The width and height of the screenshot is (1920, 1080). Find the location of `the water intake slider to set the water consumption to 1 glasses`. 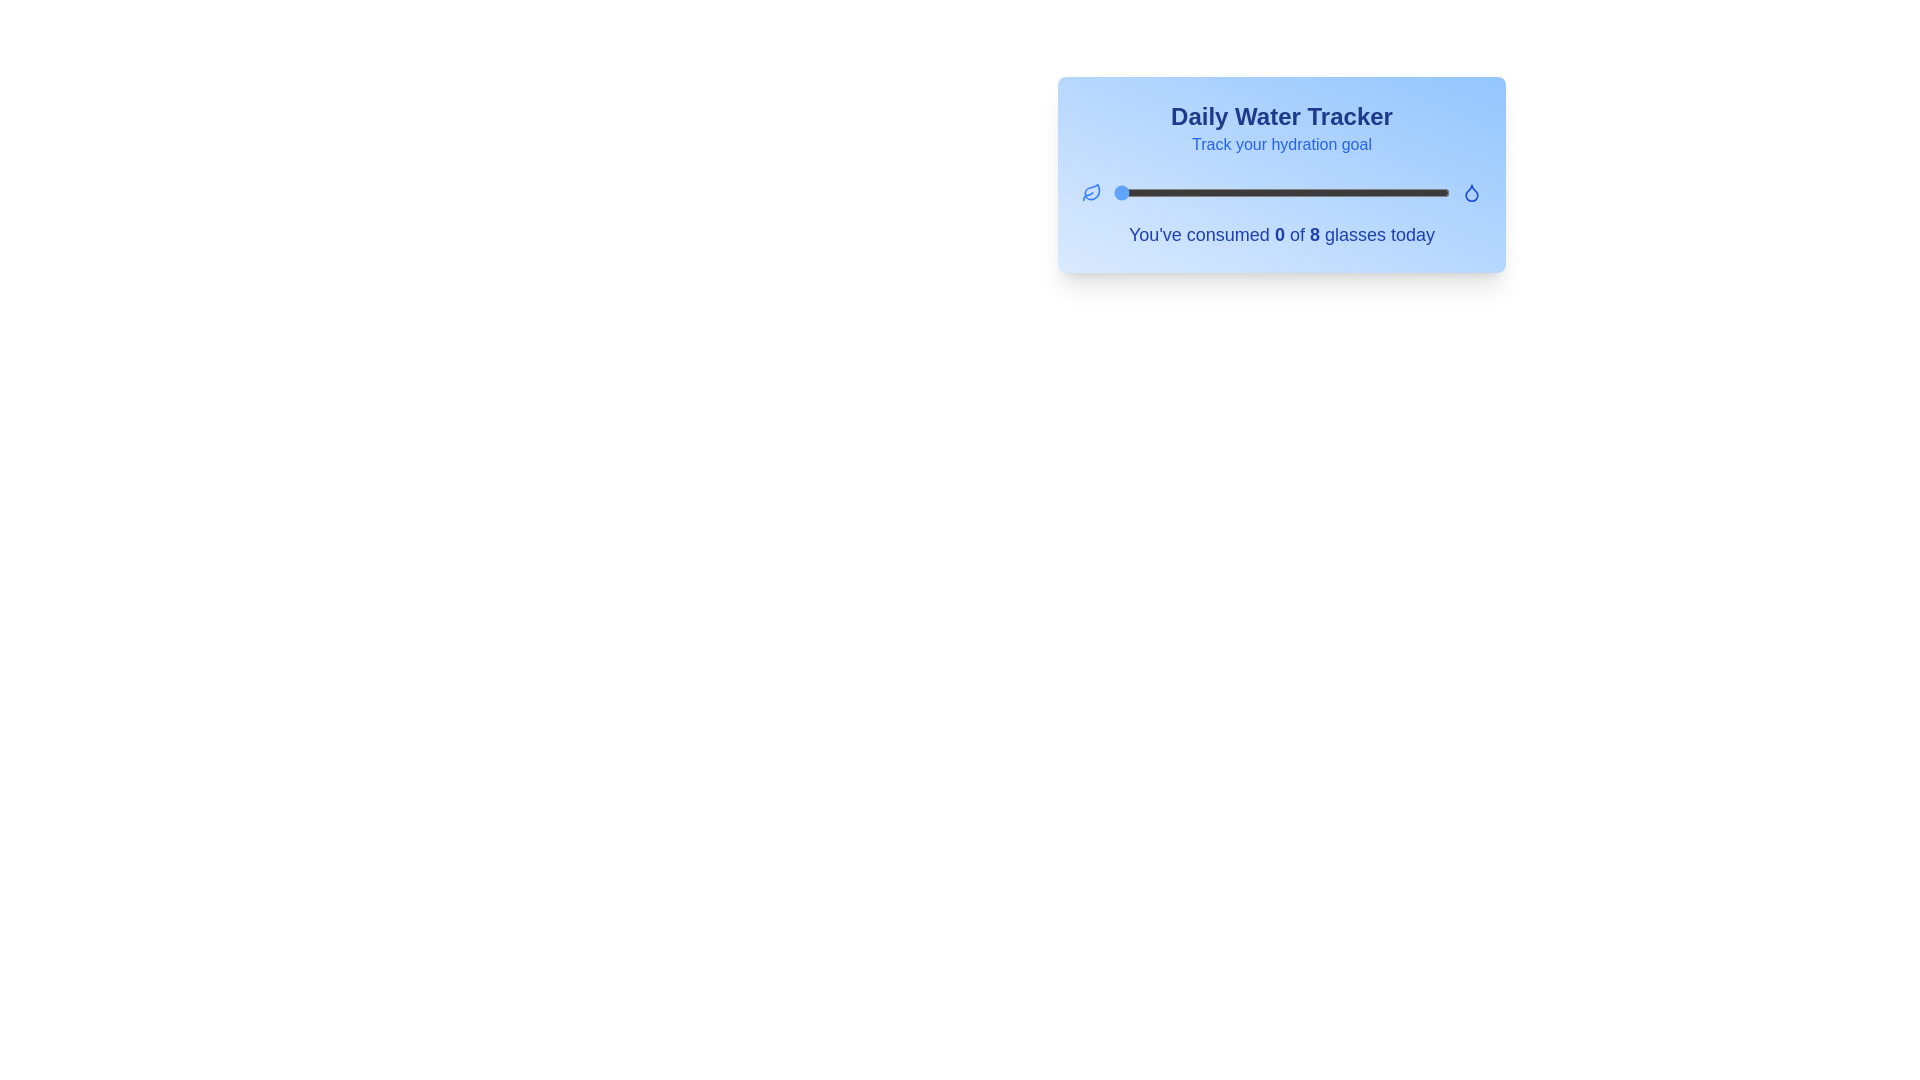

the water intake slider to set the water consumption to 1 glasses is located at coordinates (1156, 192).